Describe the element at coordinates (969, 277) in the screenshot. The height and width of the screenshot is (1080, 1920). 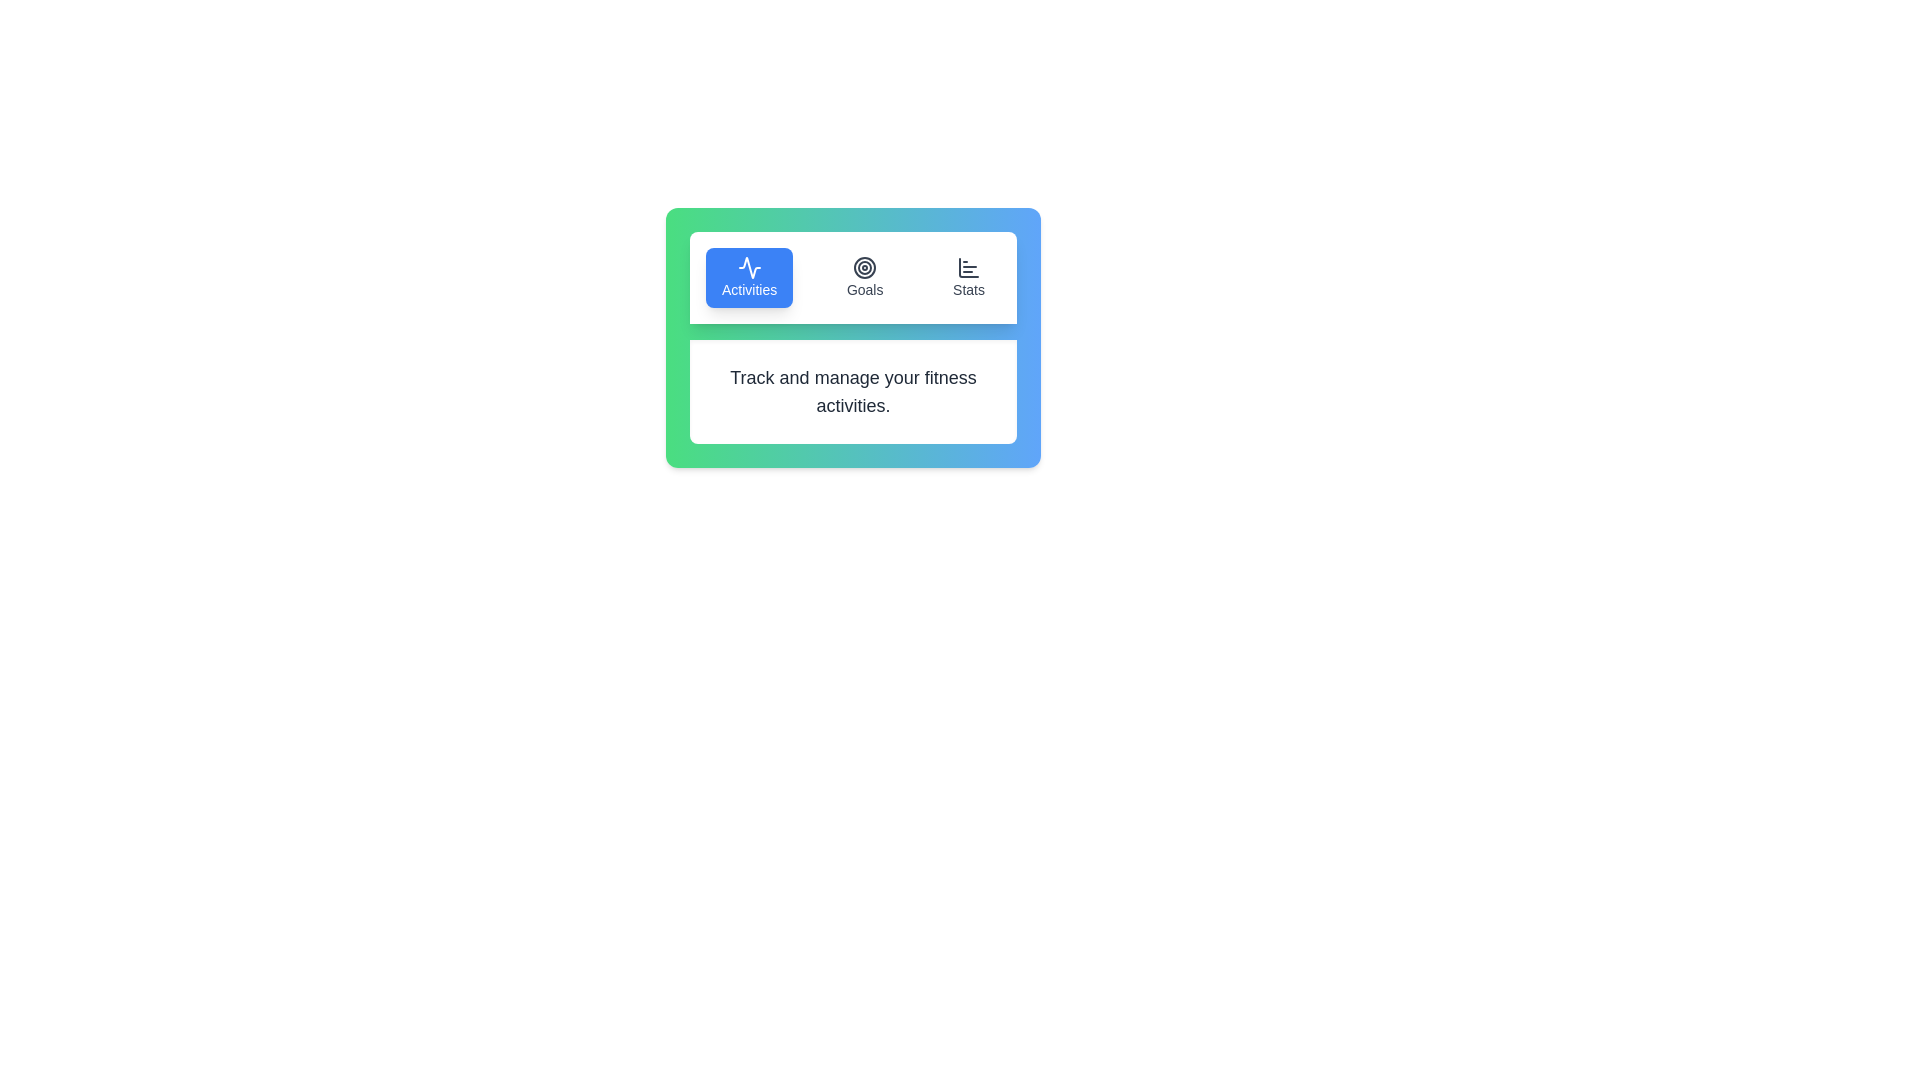
I see `the Stats tab to switch content` at that location.